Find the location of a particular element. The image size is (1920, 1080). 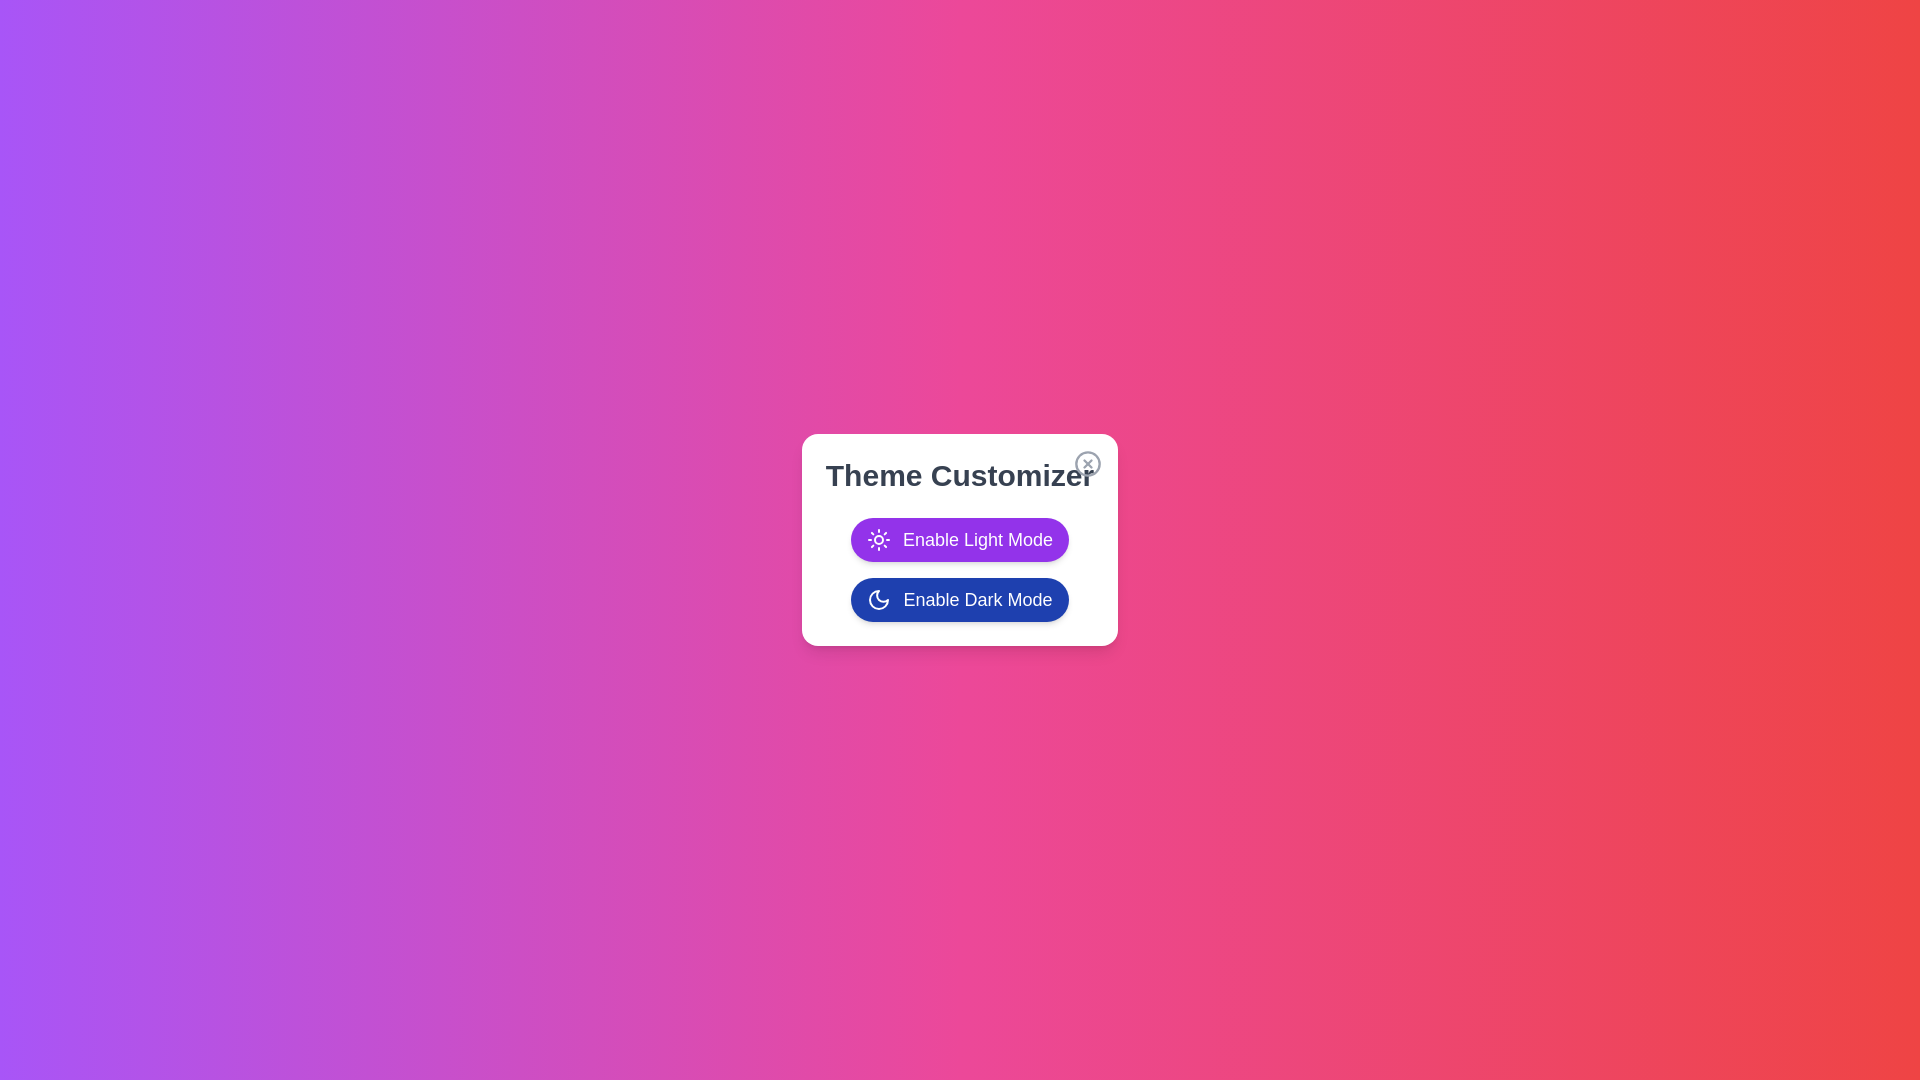

the 'Enable Light Mode' button to enable light mode is located at coordinates (960, 540).